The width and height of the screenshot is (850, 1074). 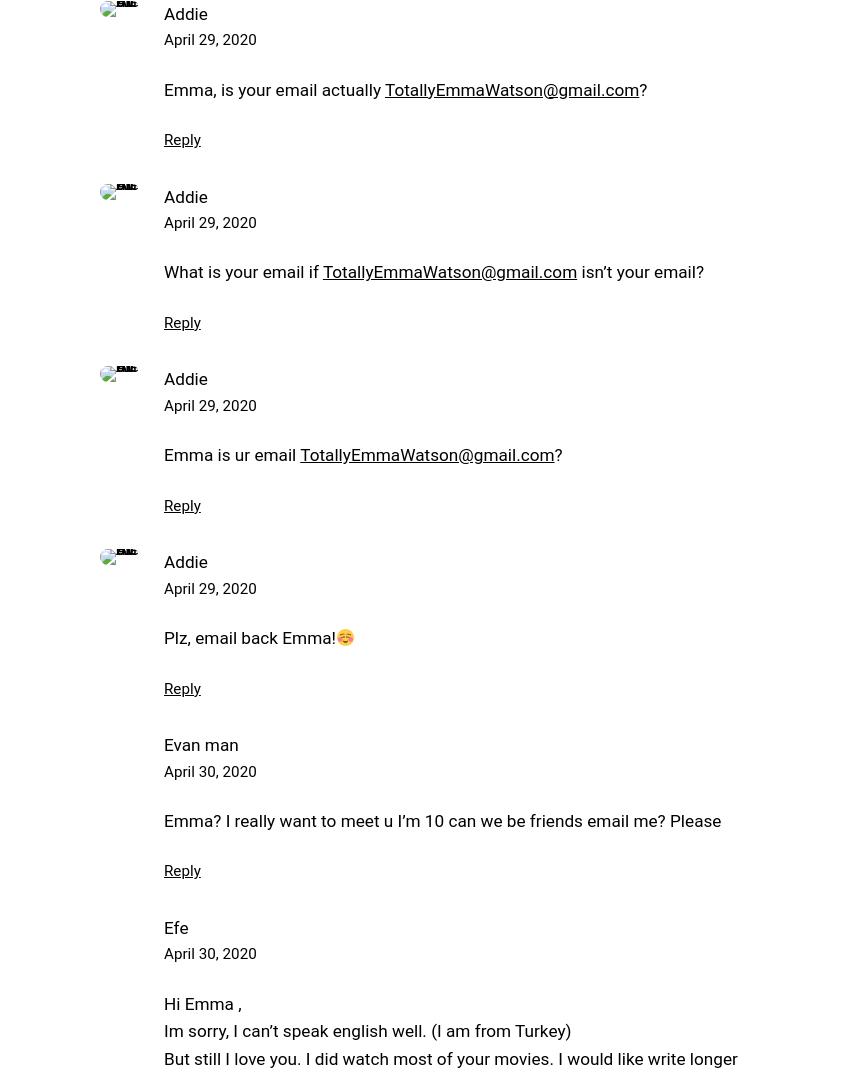 I want to click on 'isn’t your email?', so click(x=640, y=272).